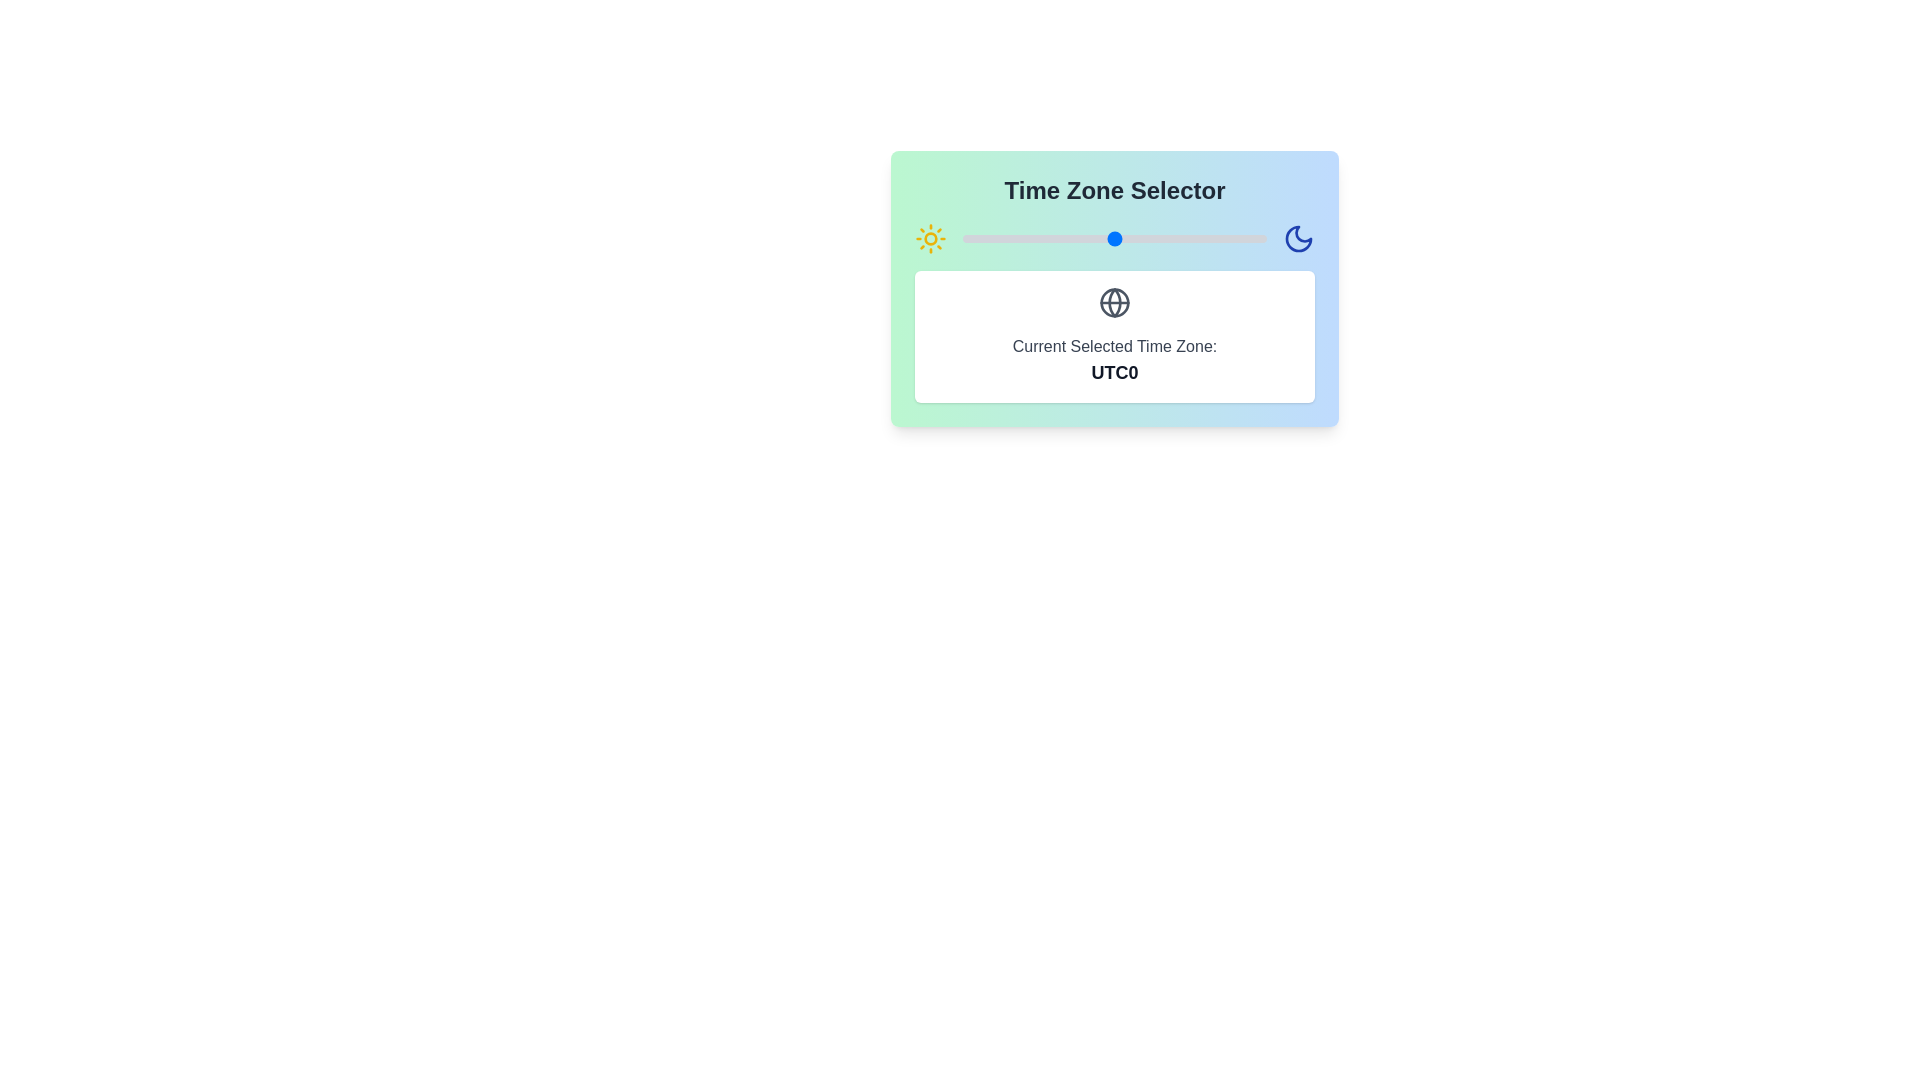 This screenshot has width=1920, height=1080. Describe the element at coordinates (1025, 238) in the screenshot. I see `the time zone offset` at that location.